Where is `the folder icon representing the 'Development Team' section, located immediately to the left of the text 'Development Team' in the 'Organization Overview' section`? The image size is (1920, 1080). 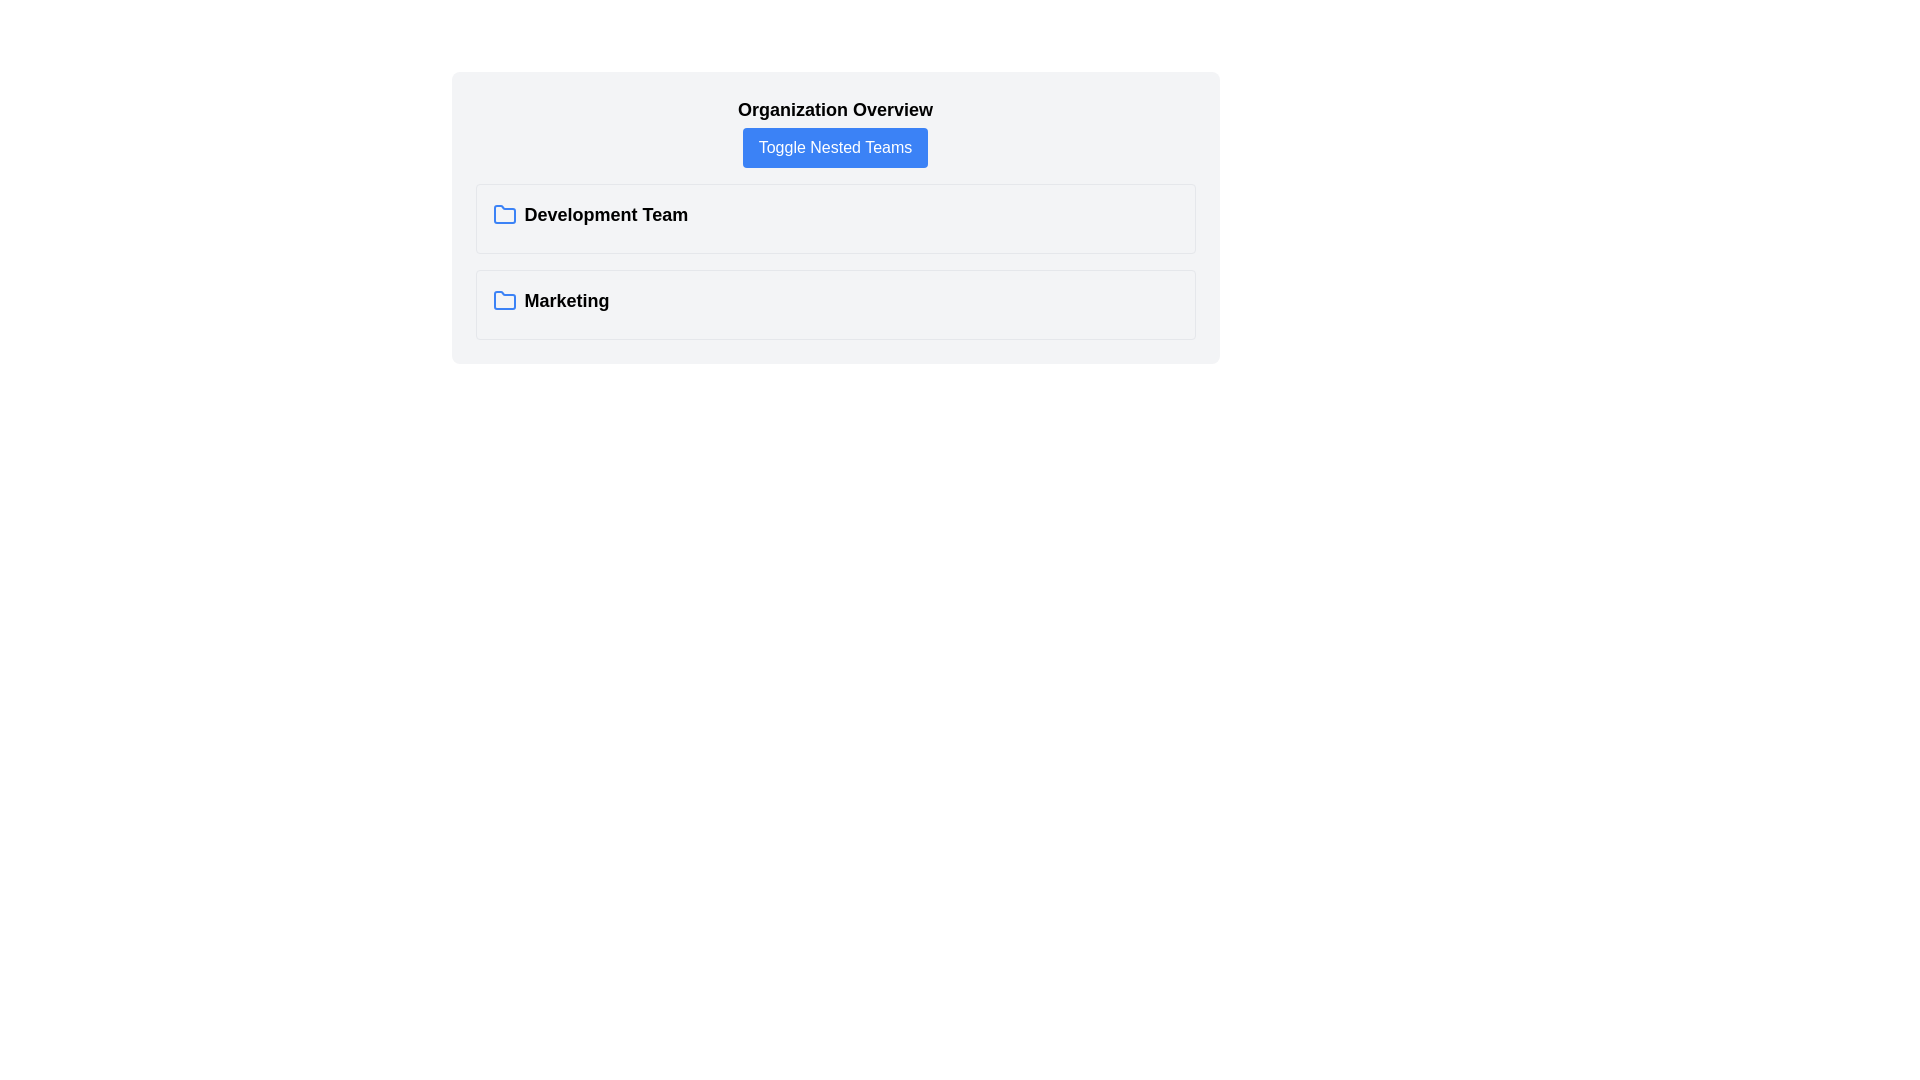 the folder icon representing the 'Development Team' section, located immediately to the left of the text 'Development Team' in the 'Organization Overview' section is located at coordinates (504, 214).